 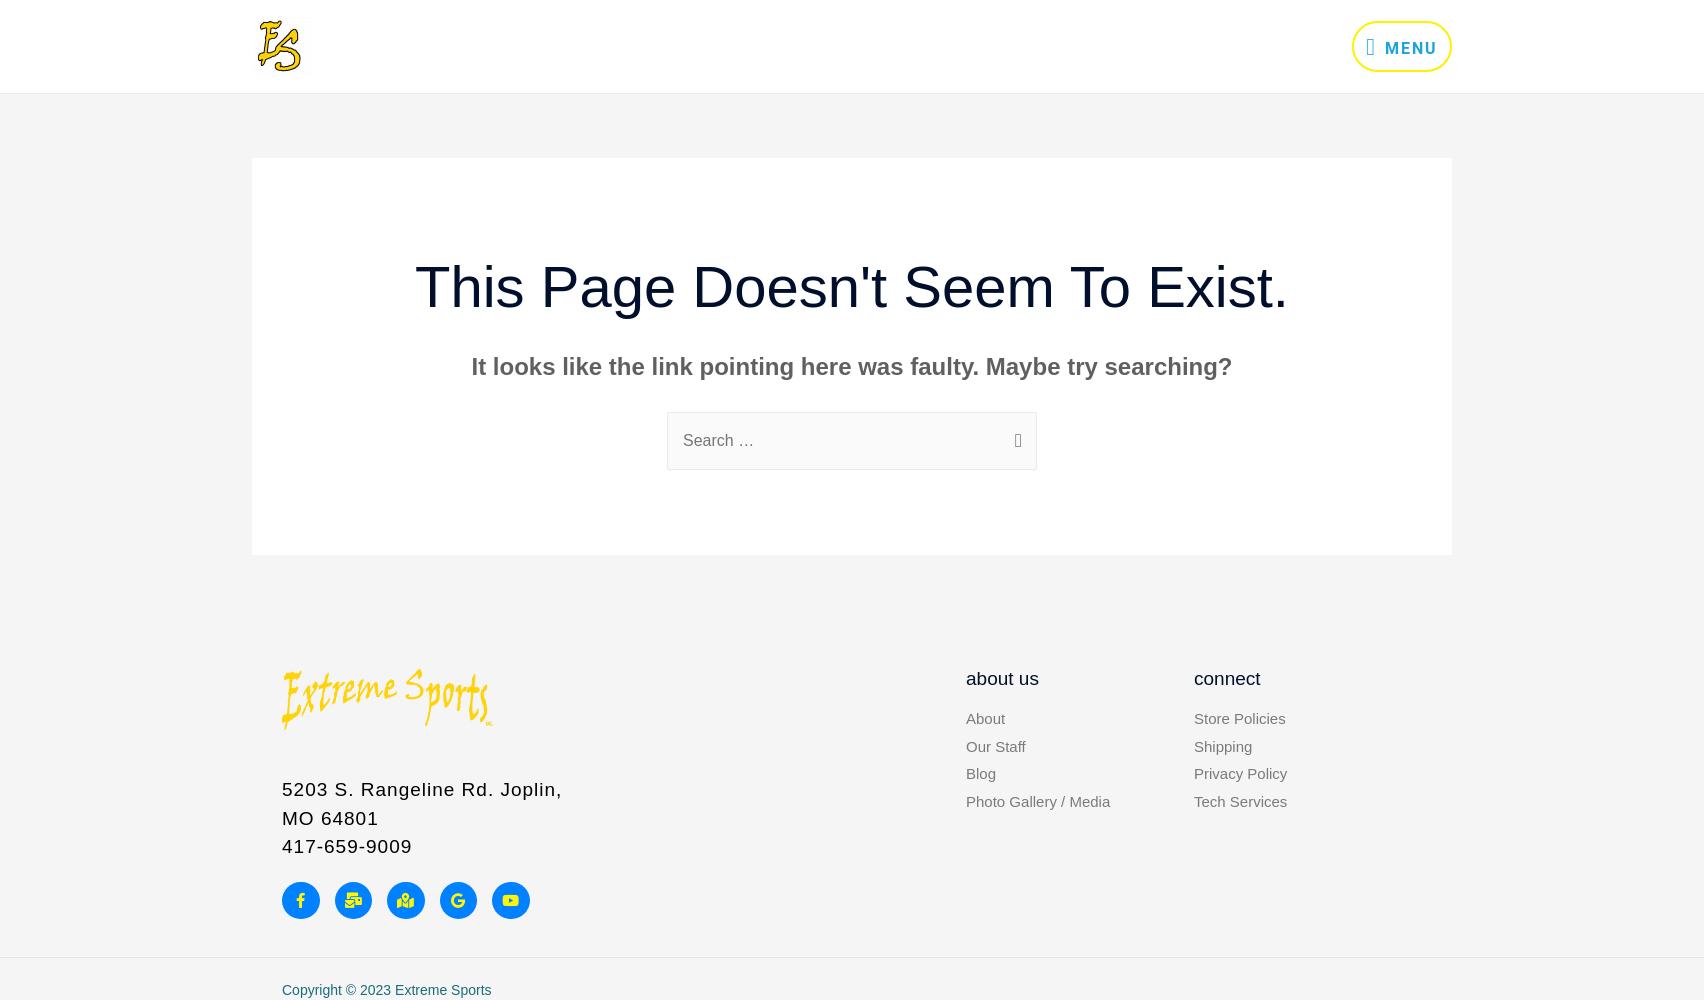 I want to click on 'Shipping', so click(x=1221, y=744).